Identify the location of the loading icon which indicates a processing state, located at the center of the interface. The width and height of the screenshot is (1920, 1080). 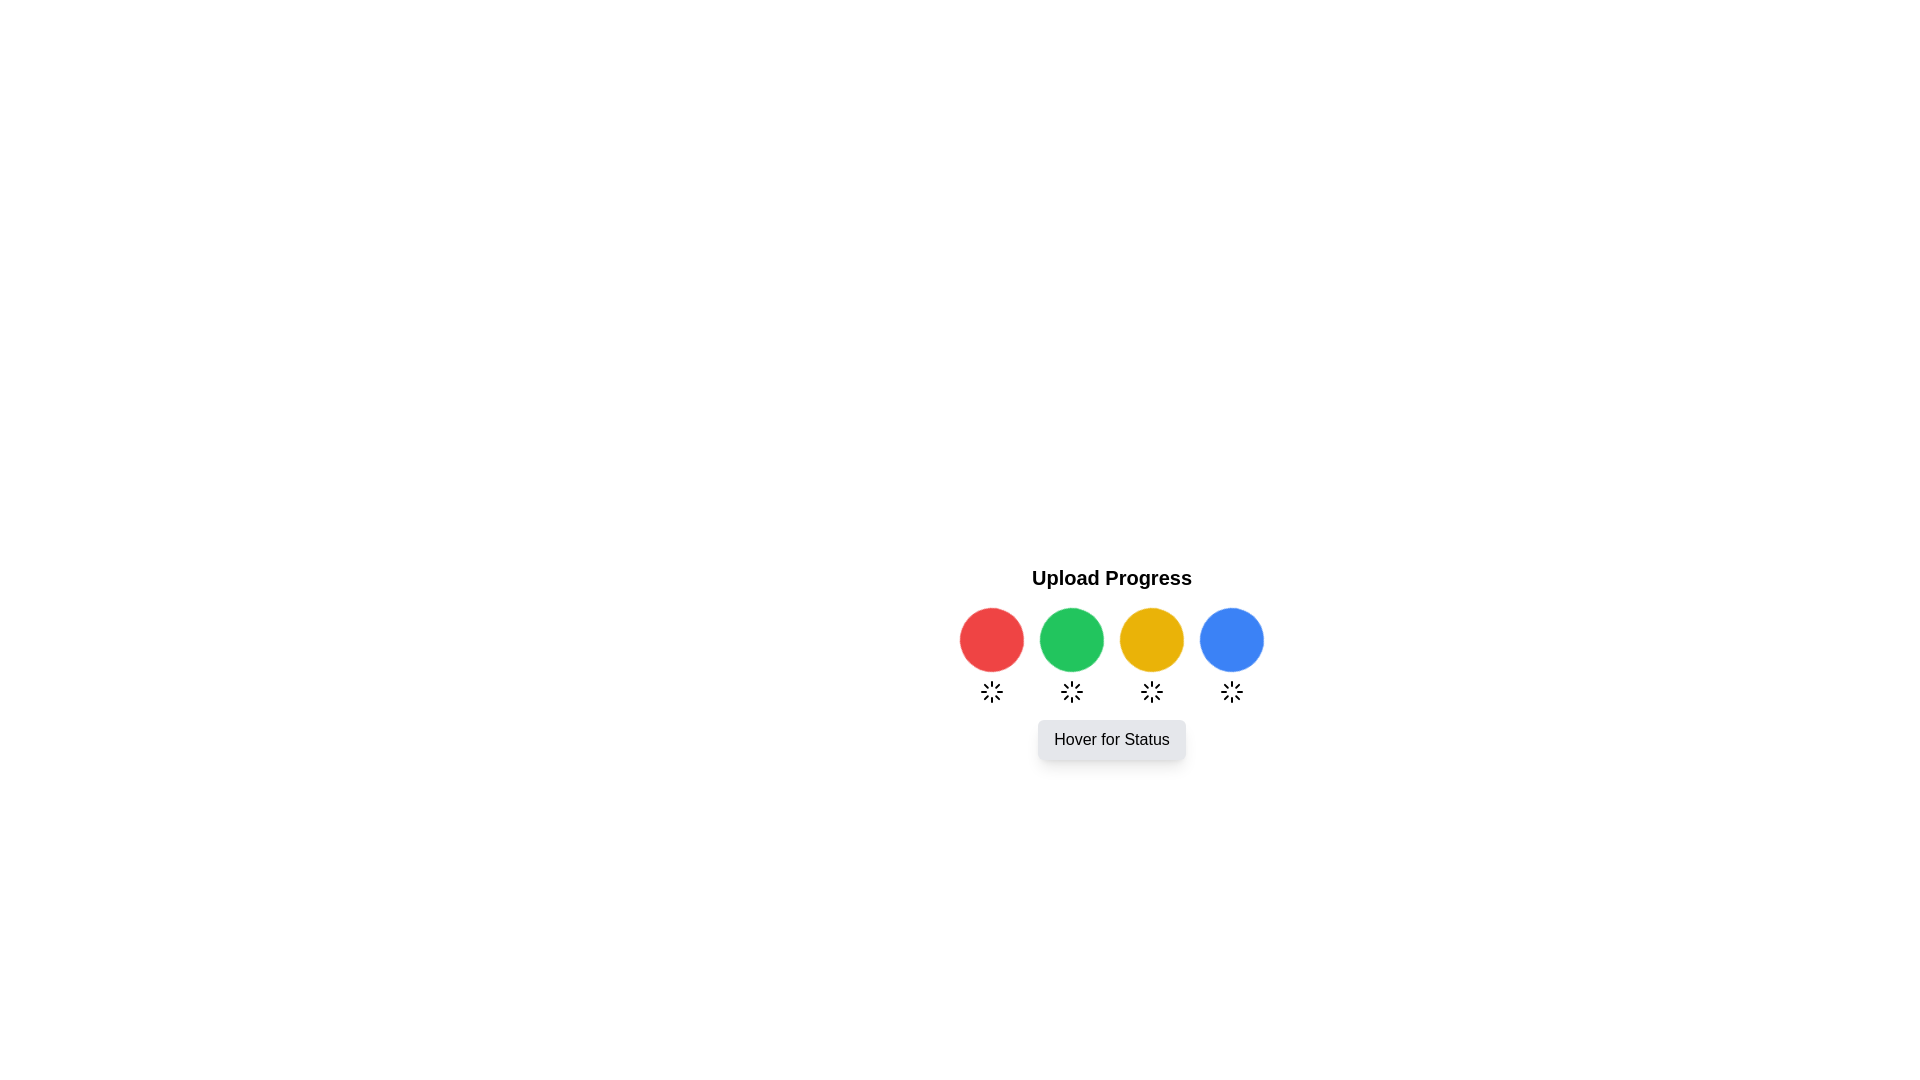
(1152, 690).